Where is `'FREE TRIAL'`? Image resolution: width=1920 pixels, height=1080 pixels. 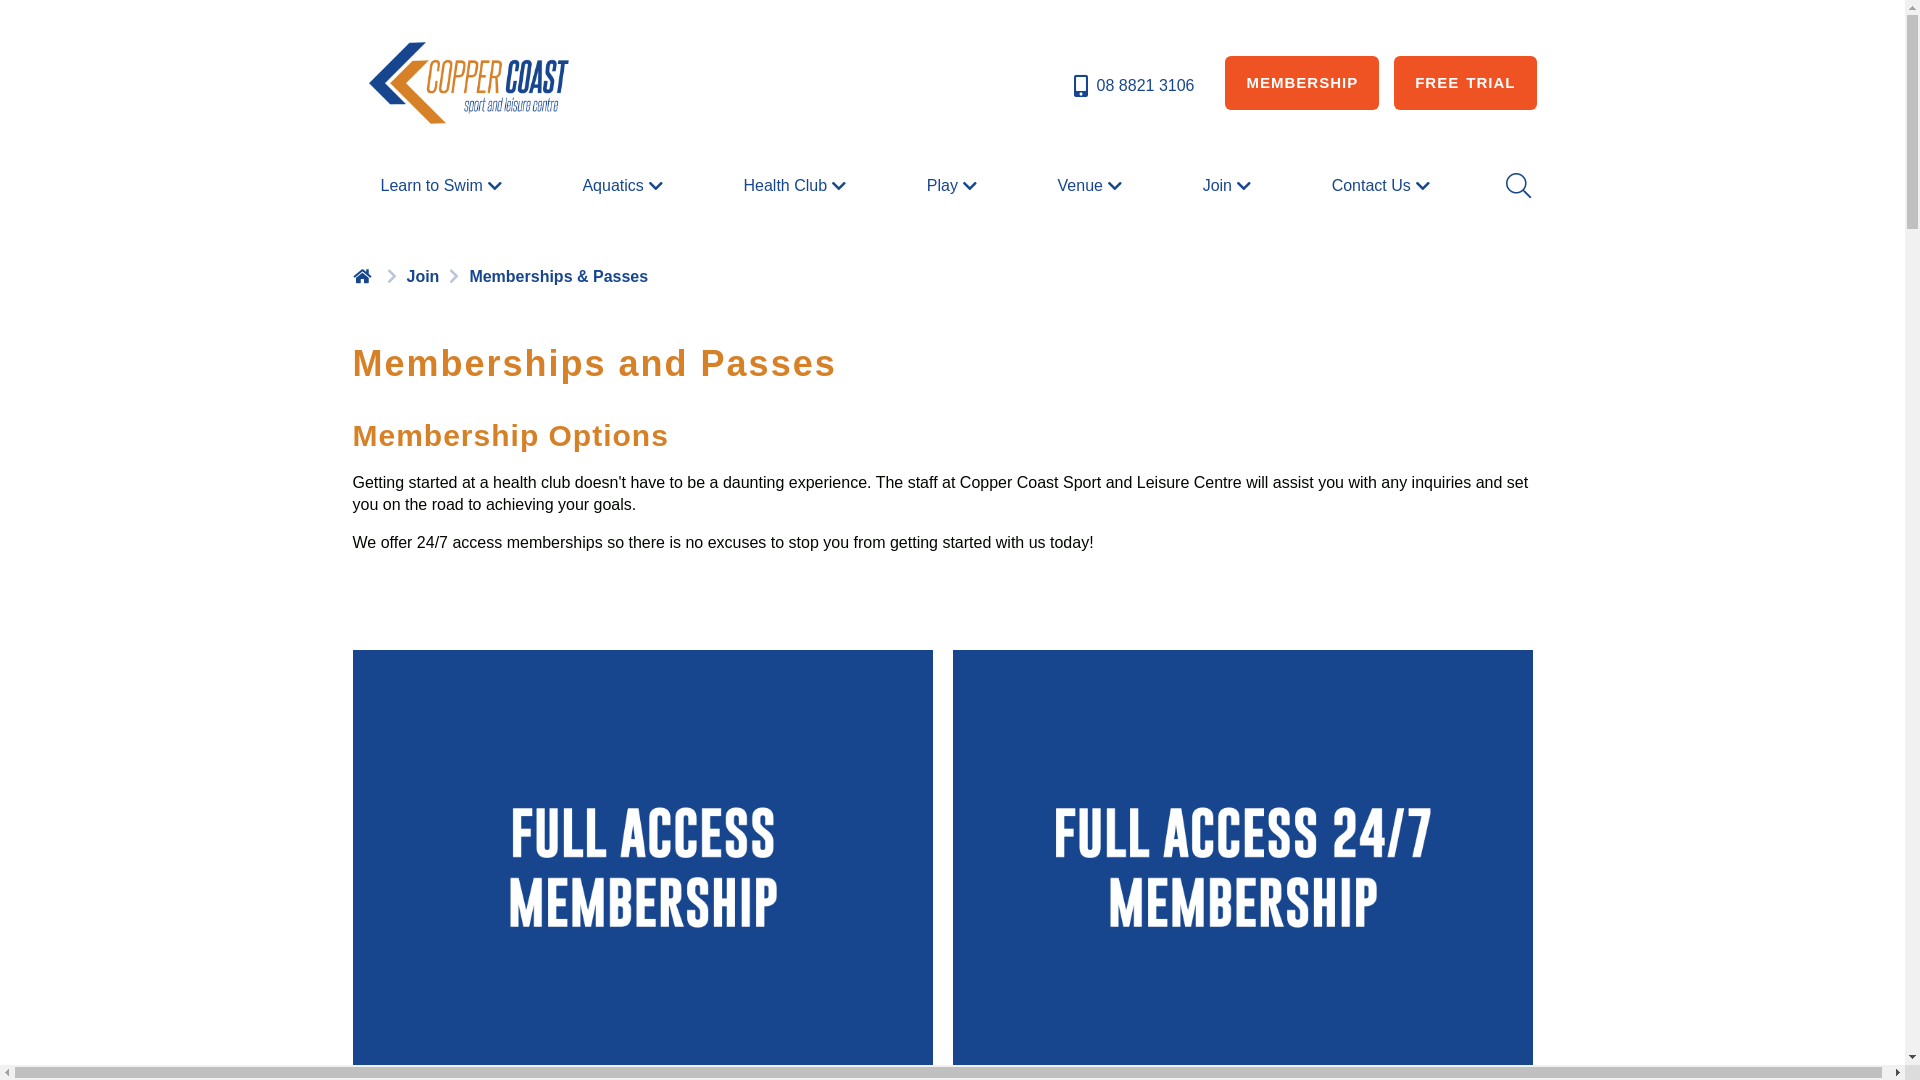
'FREE TRIAL' is located at coordinates (1464, 82).